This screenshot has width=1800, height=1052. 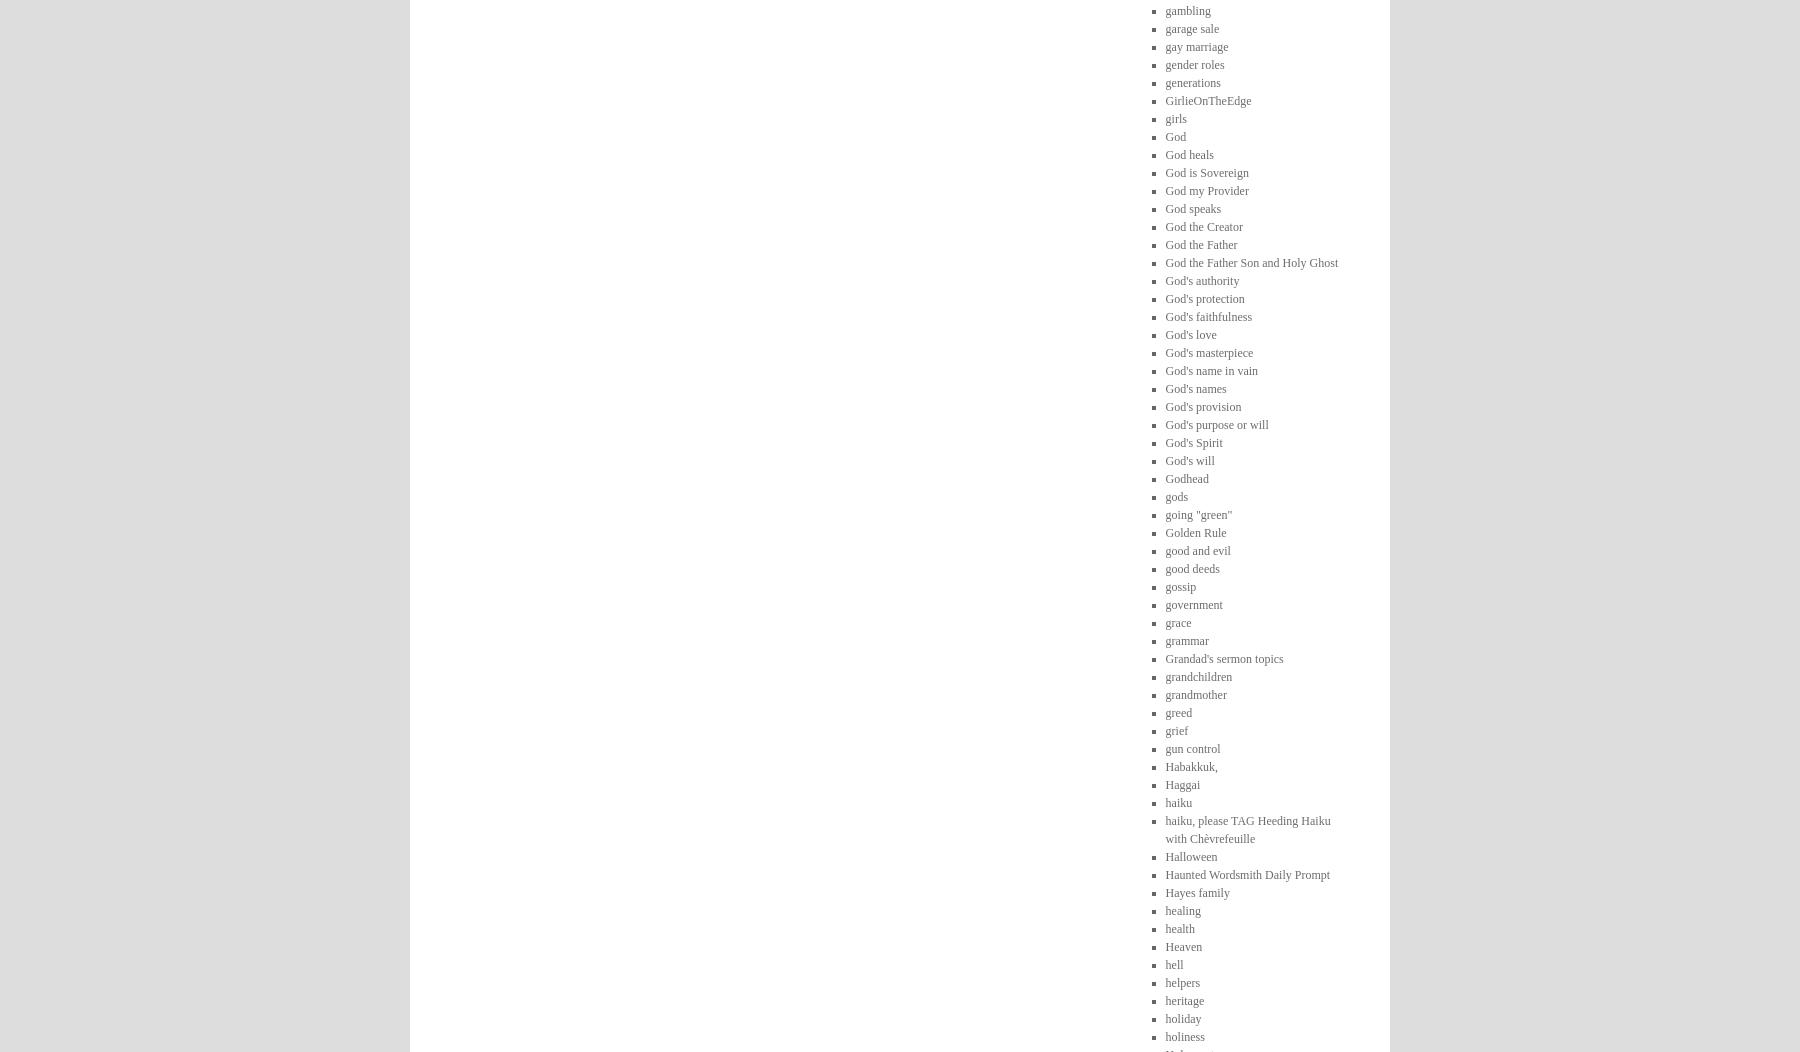 What do you see at coordinates (1215, 422) in the screenshot?
I see `'God's purpose or will'` at bounding box center [1215, 422].